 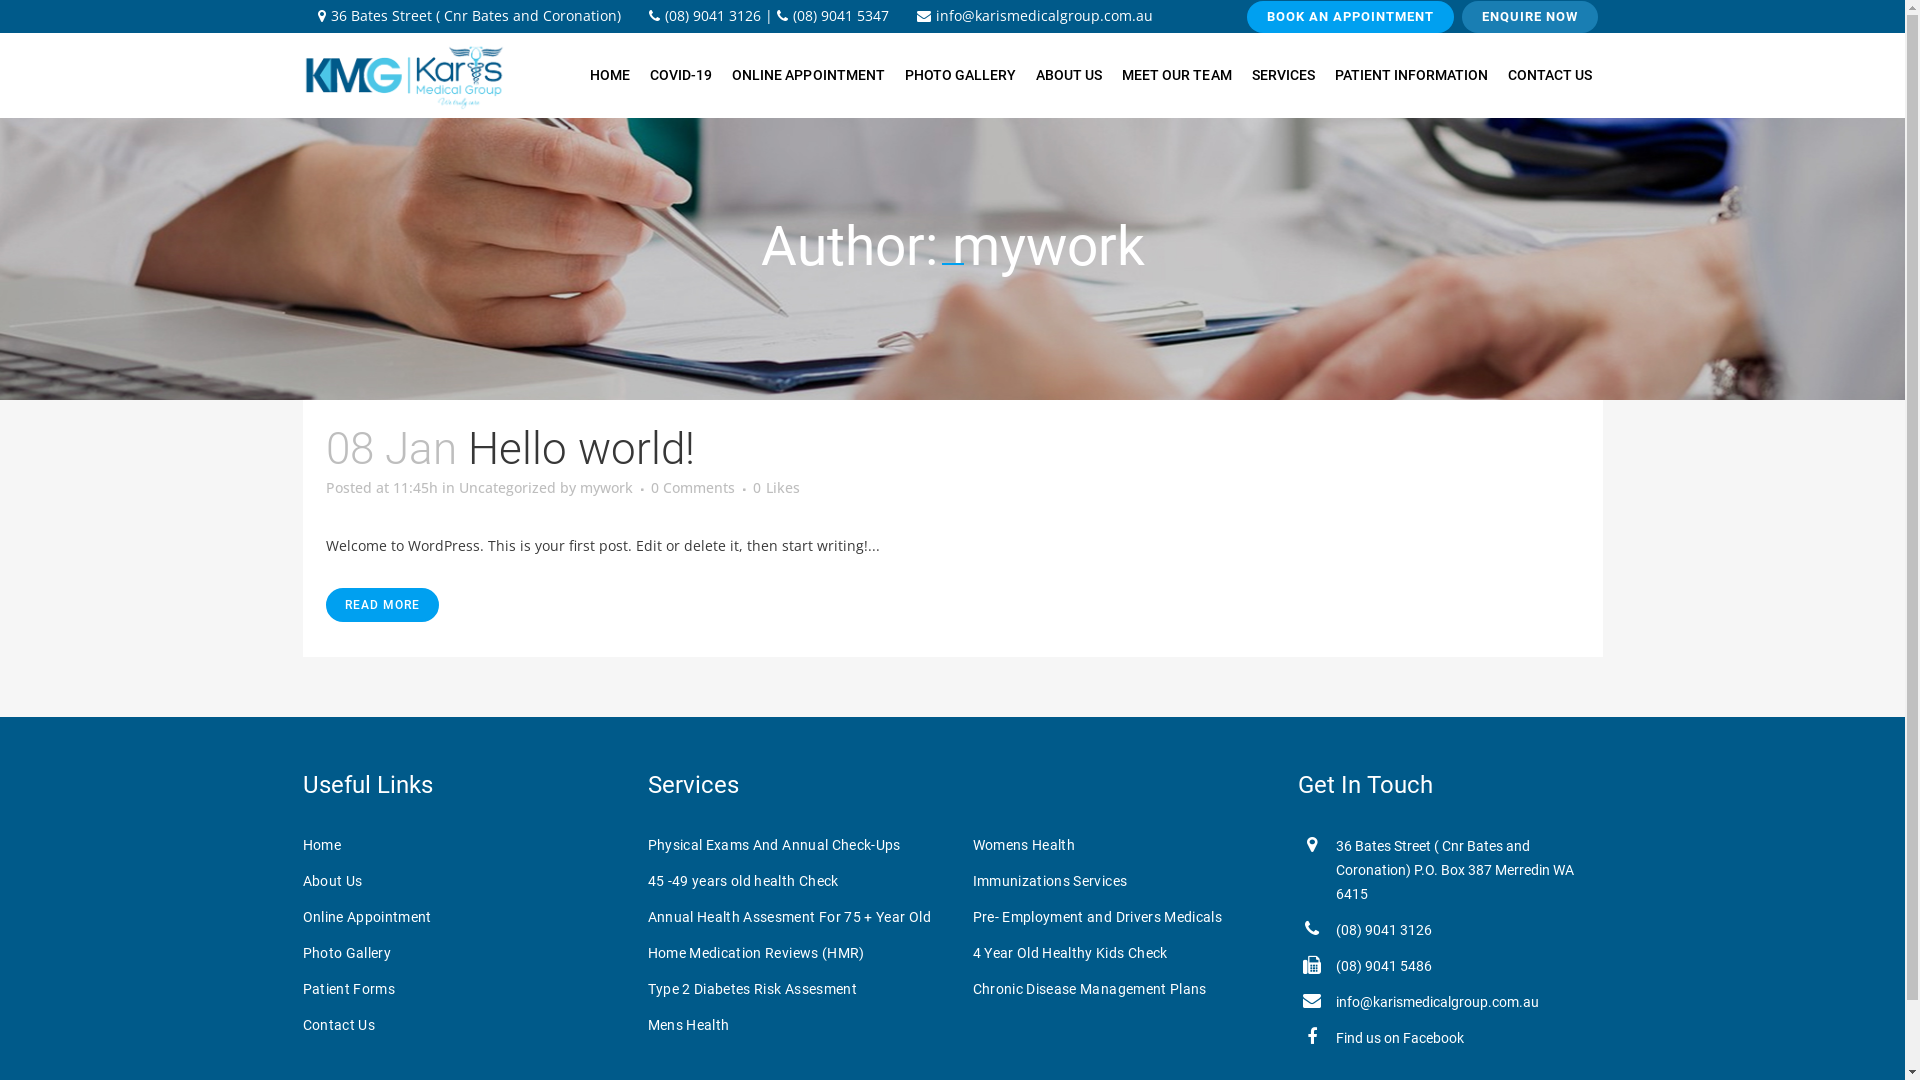 What do you see at coordinates (608, 74) in the screenshot?
I see `'HOME'` at bounding box center [608, 74].